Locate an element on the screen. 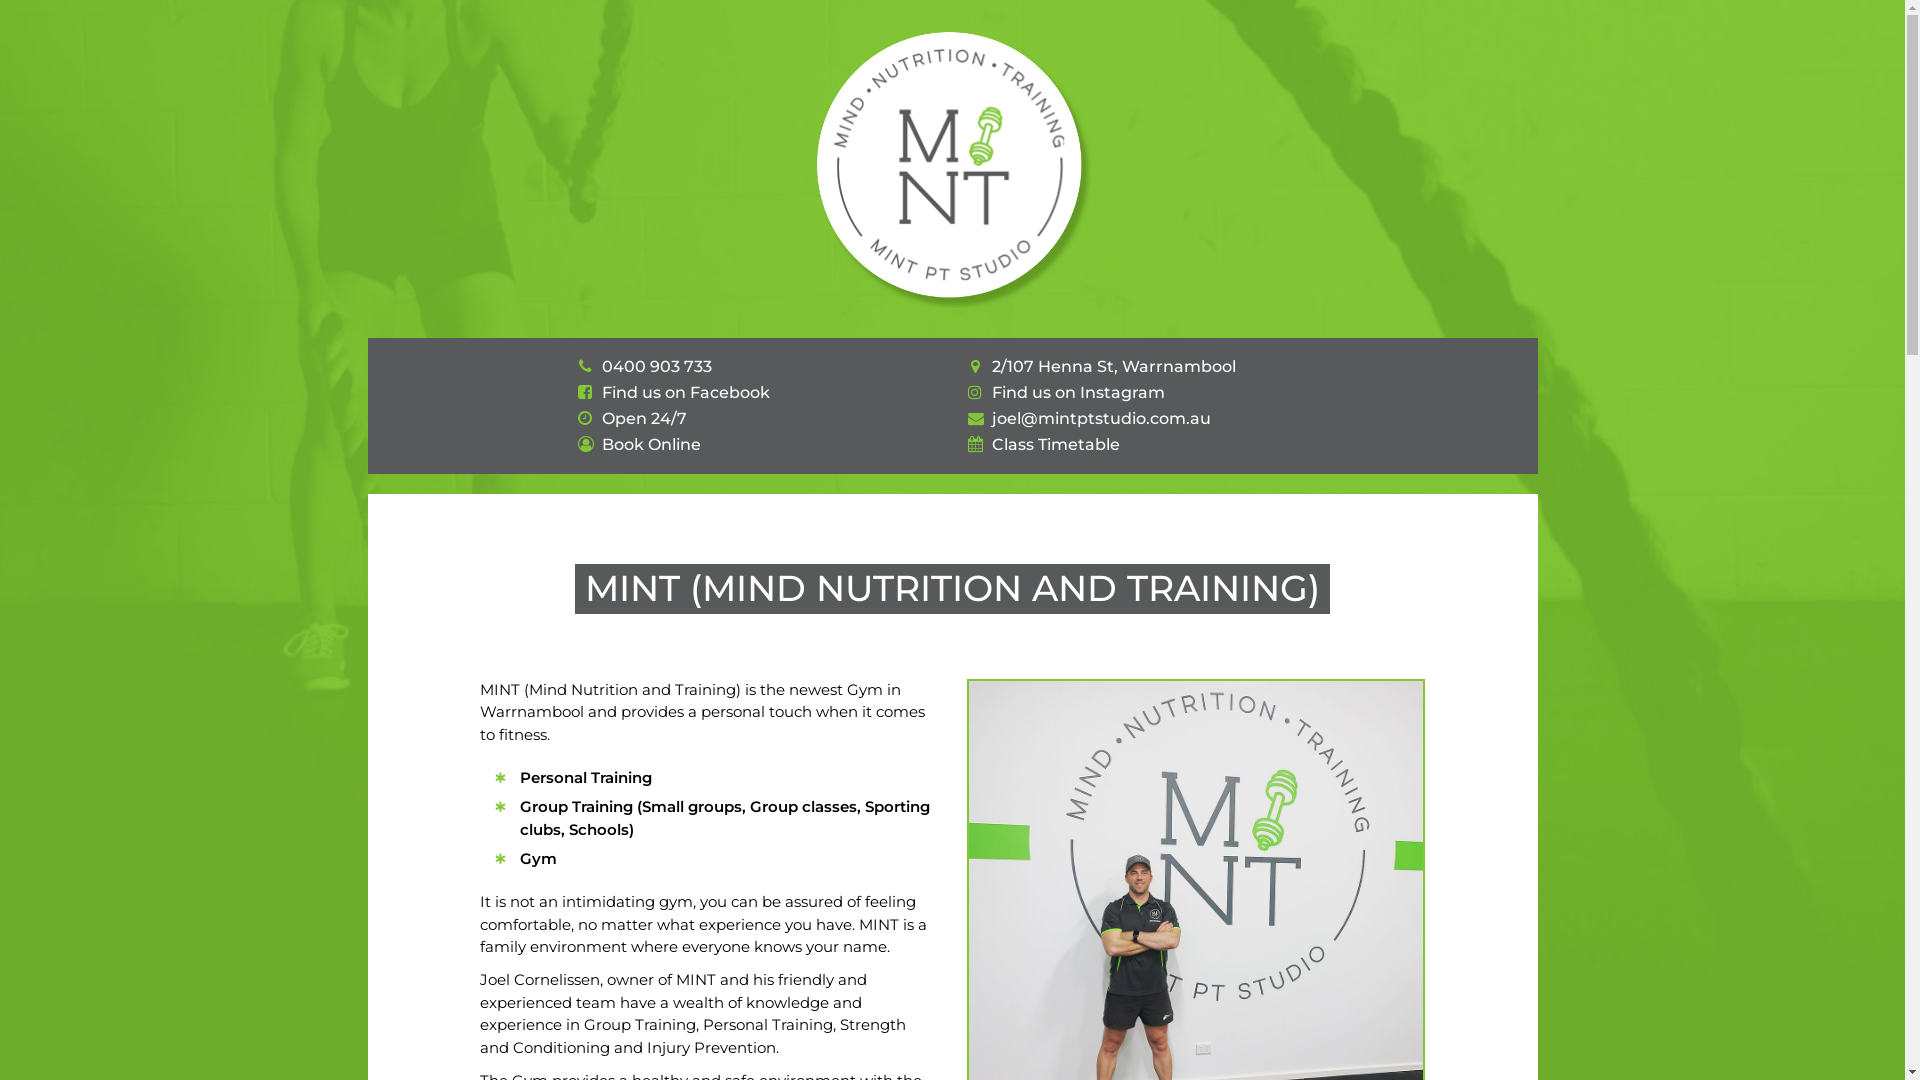 Image resolution: width=1920 pixels, height=1080 pixels. 'Find us on Facebook' is located at coordinates (600, 392).